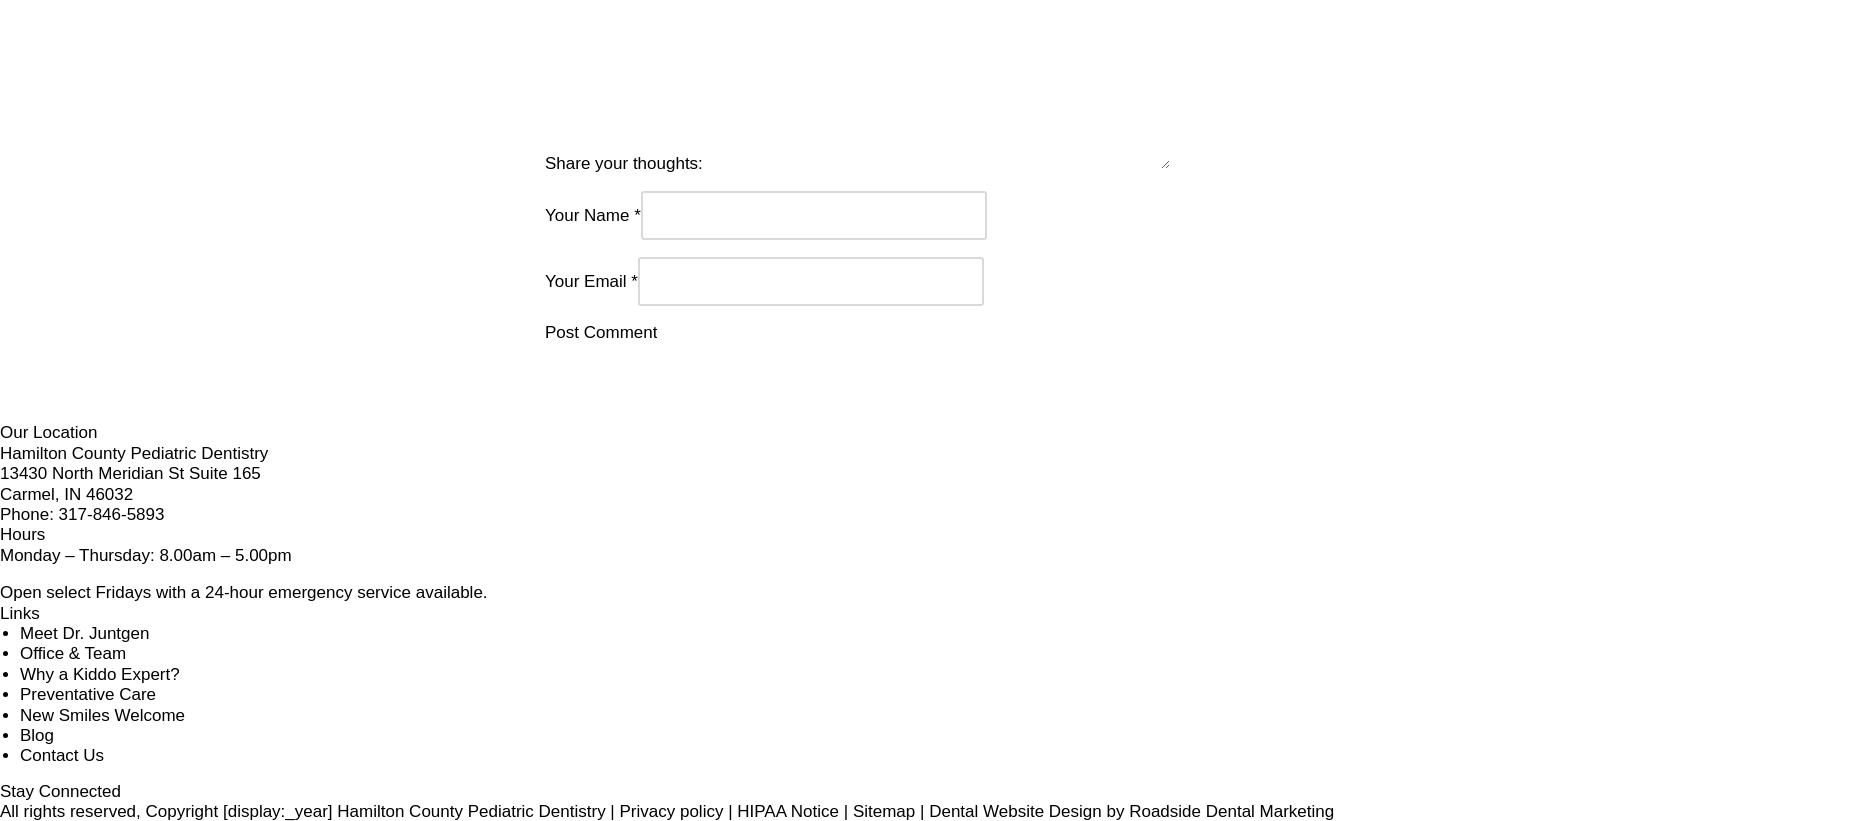  What do you see at coordinates (585, 226) in the screenshot?
I see `'Your Email'` at bounding box center [585, 226].